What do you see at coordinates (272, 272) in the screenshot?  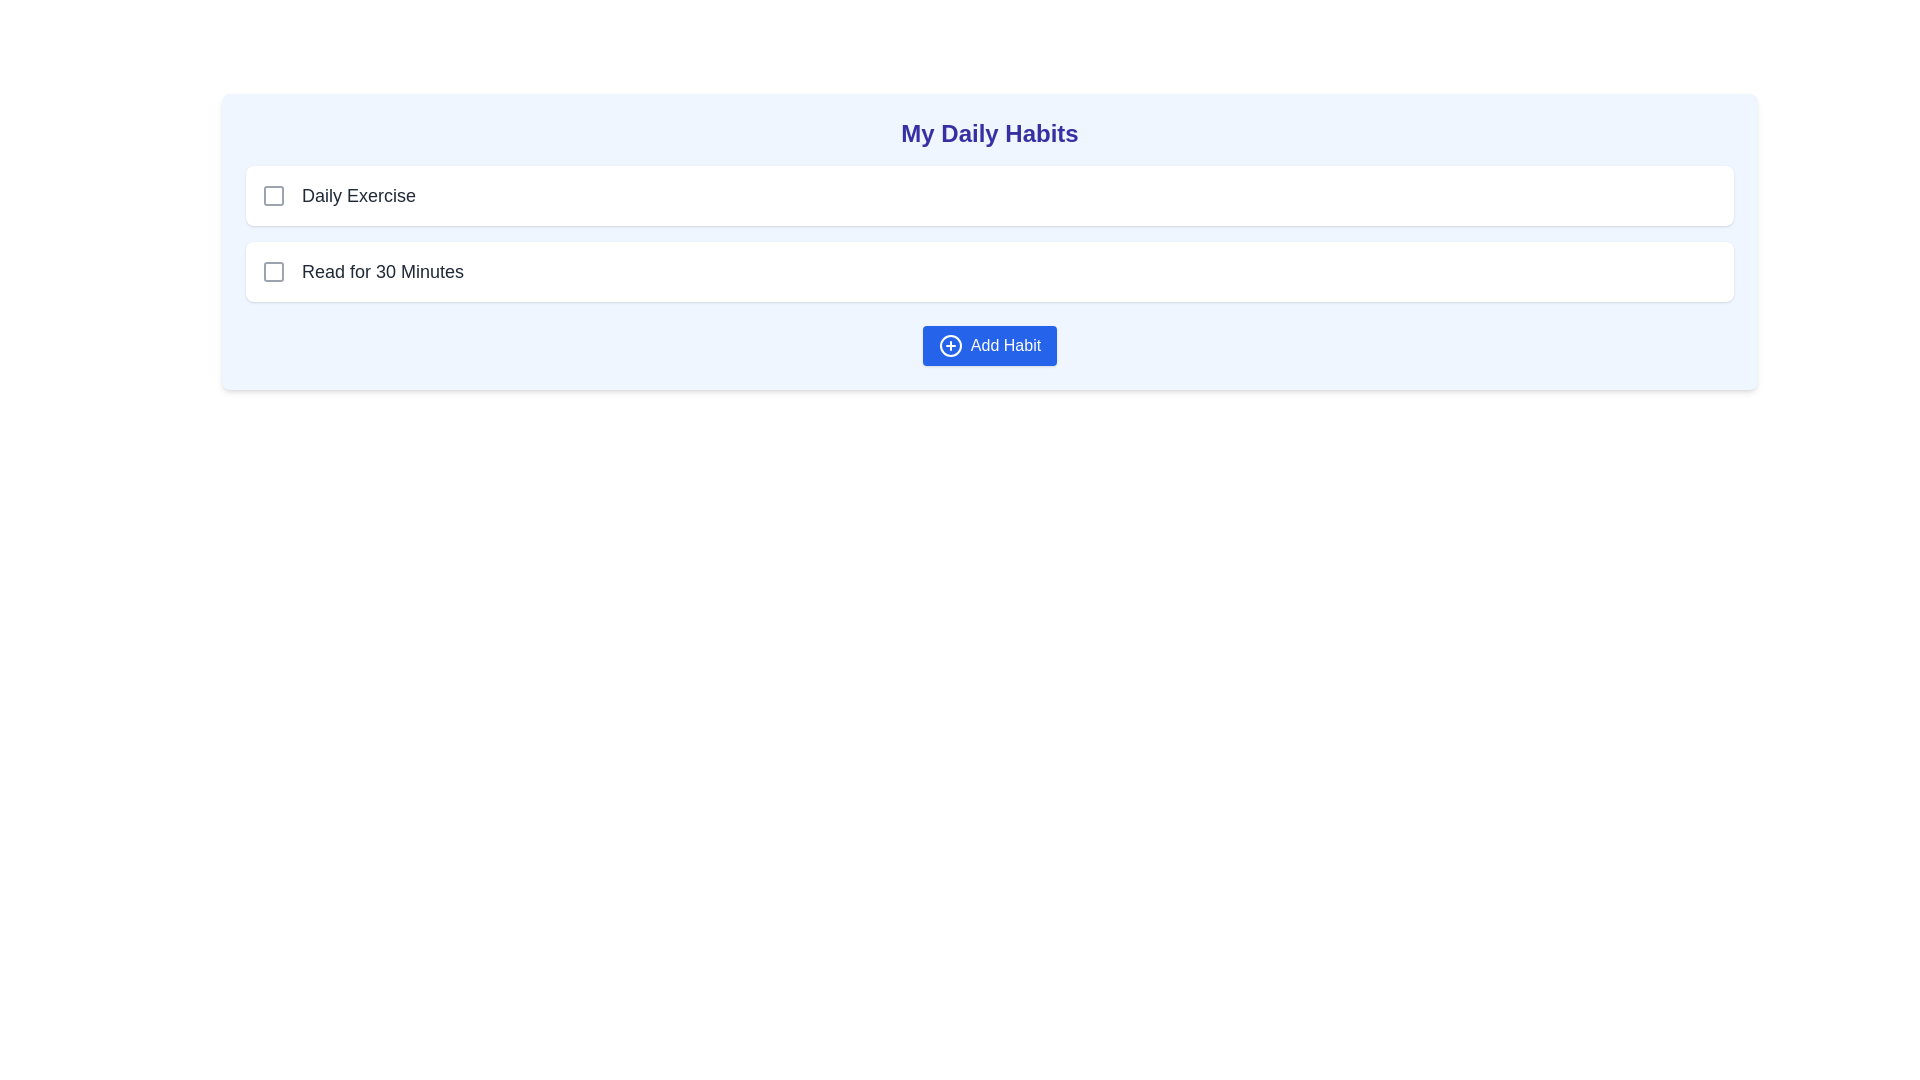 I see `the checkbox located to the left of the 'Read for 30 Minutes' label` at bounding box center [272, 272].